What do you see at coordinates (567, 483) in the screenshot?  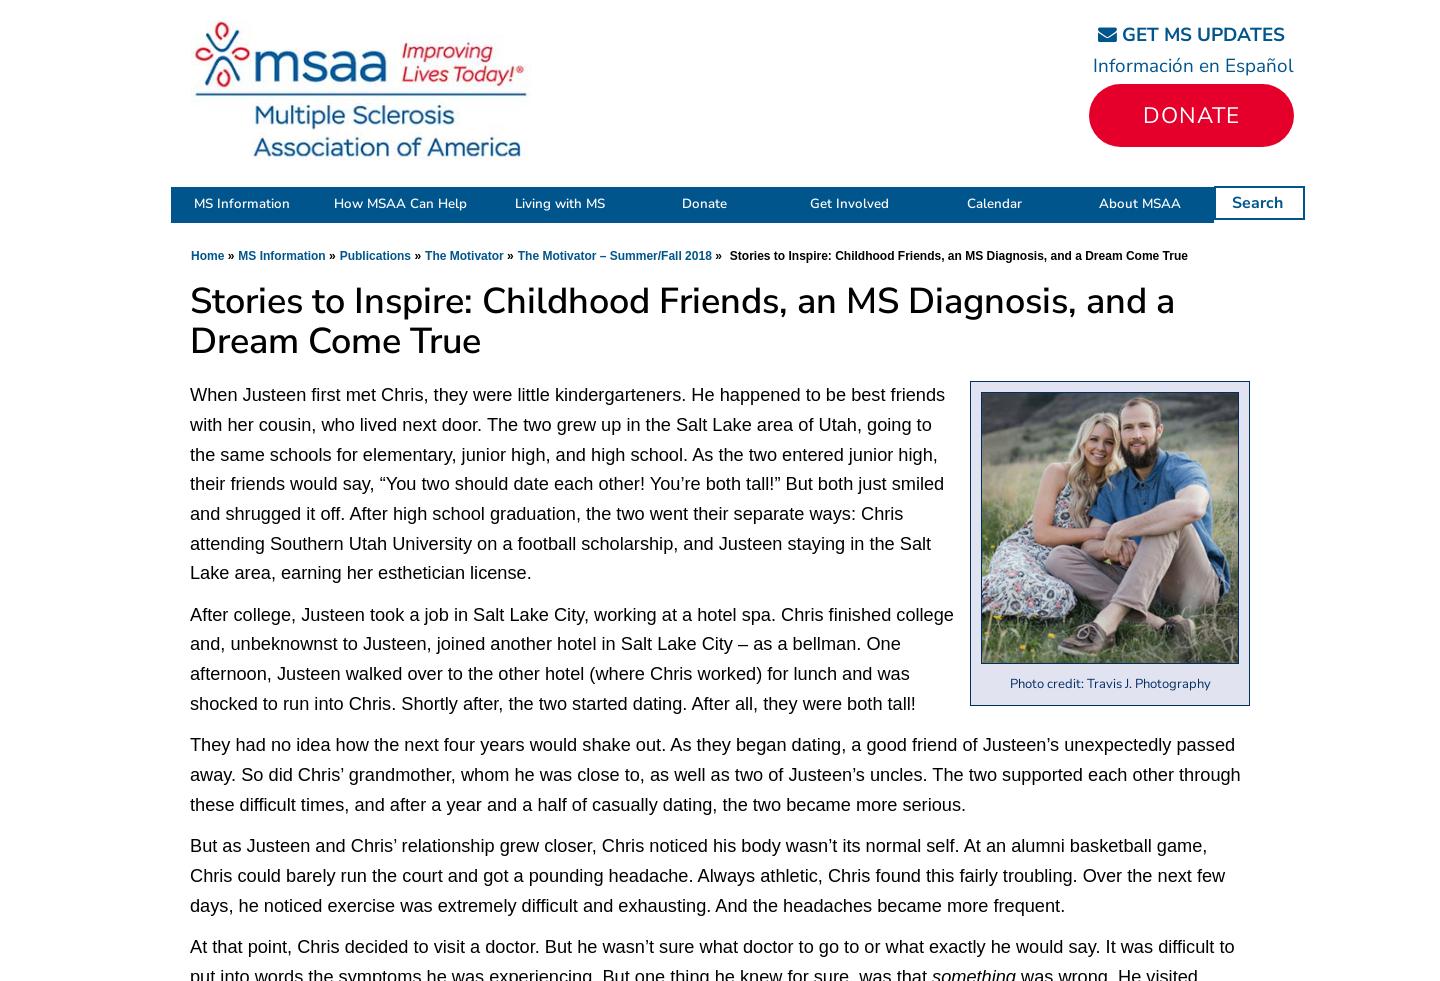 I see `'When Justeen first met Chris, they were little kindergarteners. He happened to be best friends with her cousin, who lived next door. The two grew up in the Salt Lake area of Utah, going to the same schools for elementary, junior high, and high school. As the two entered junior high, their friends would say, “You two should date each other! You’re both tall!” But both just smiled and shrugged it off. After high school graduation, the two went their separate ways: Chris attending Southern Utah University on a football scholarship, and Justeen staying in the Salt Lake area, earning her esthetician license.'` at bounding box center [567, 483].